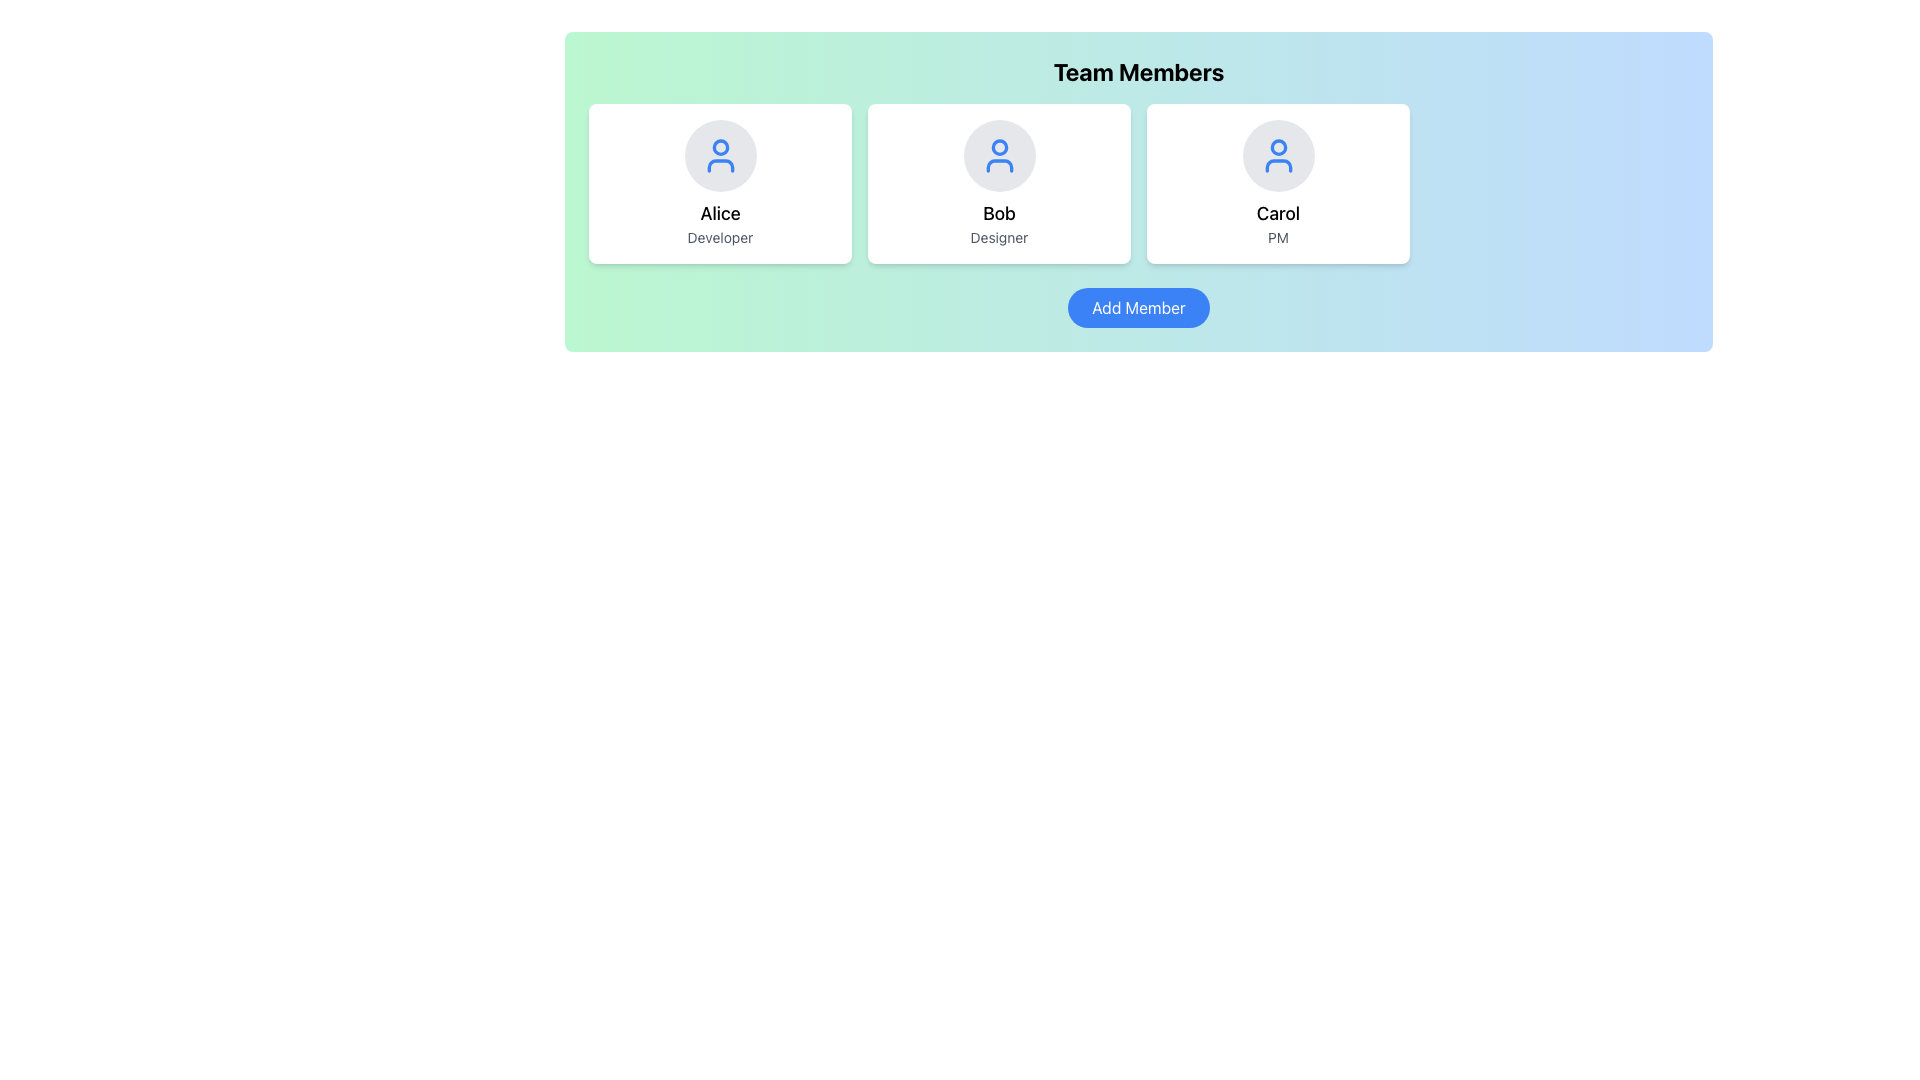 The height and width of the screenshot is (1080, 1920). Describe the element at coordinates (1277, 237) in the screenshot. I see `the Text Label indicating the role or time designation associated with 'Carol', located in the white card below the name label` at that location.